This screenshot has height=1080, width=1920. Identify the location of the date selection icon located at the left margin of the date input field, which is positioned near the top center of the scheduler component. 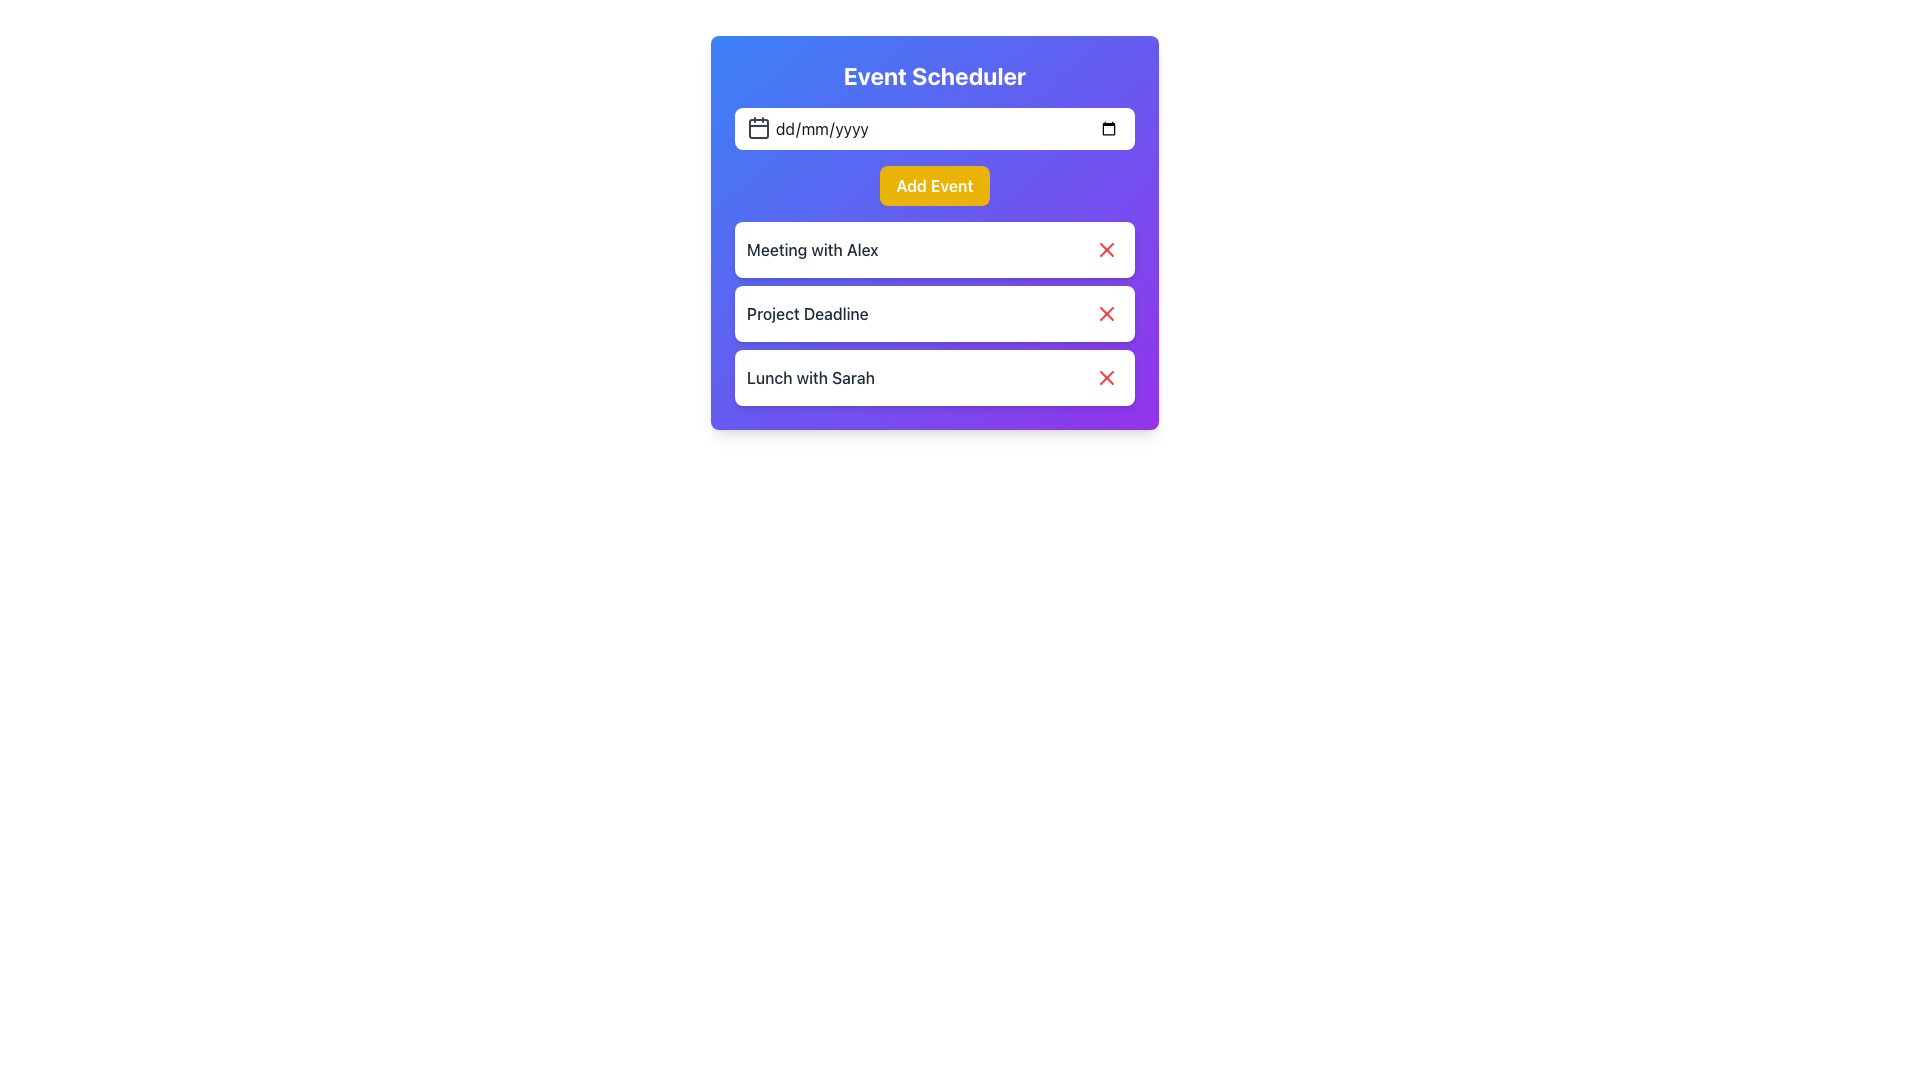
(757, 127).